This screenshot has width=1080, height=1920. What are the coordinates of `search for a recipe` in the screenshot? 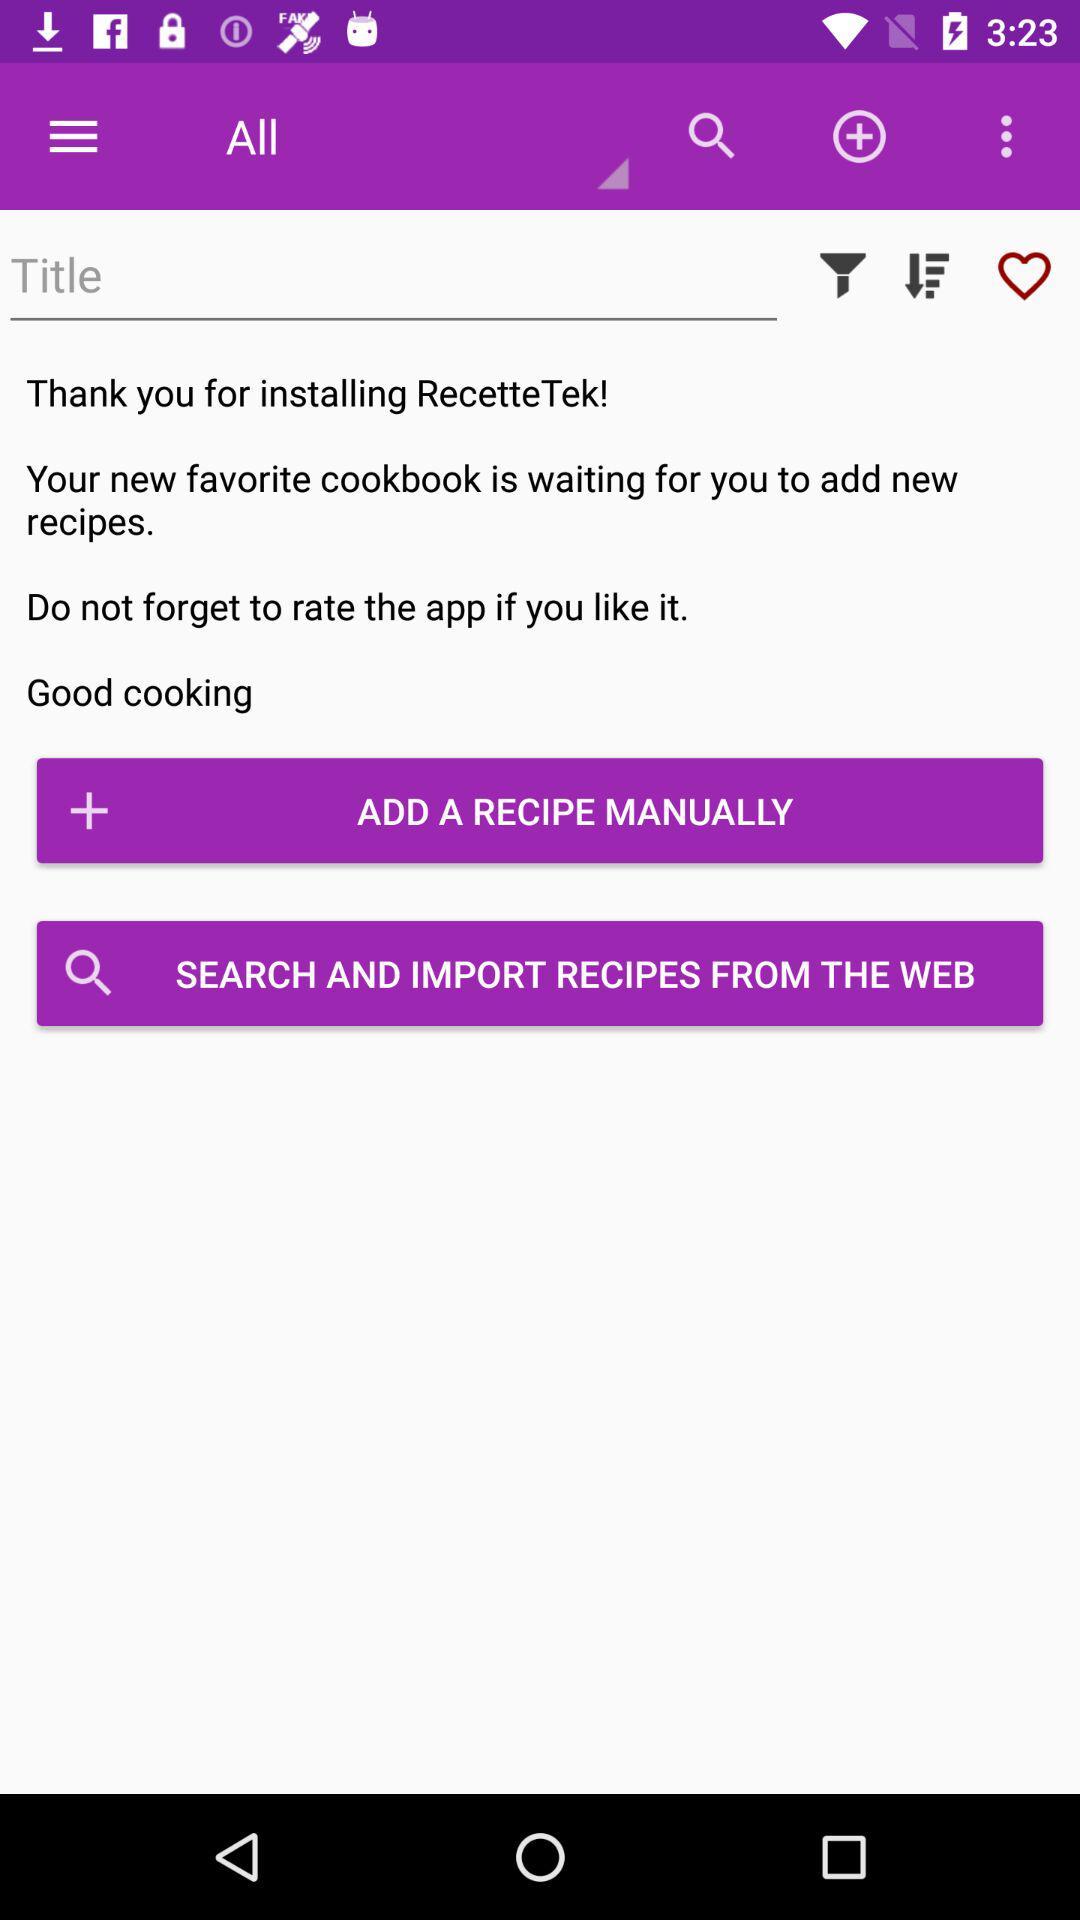 It's located at (393, 274).